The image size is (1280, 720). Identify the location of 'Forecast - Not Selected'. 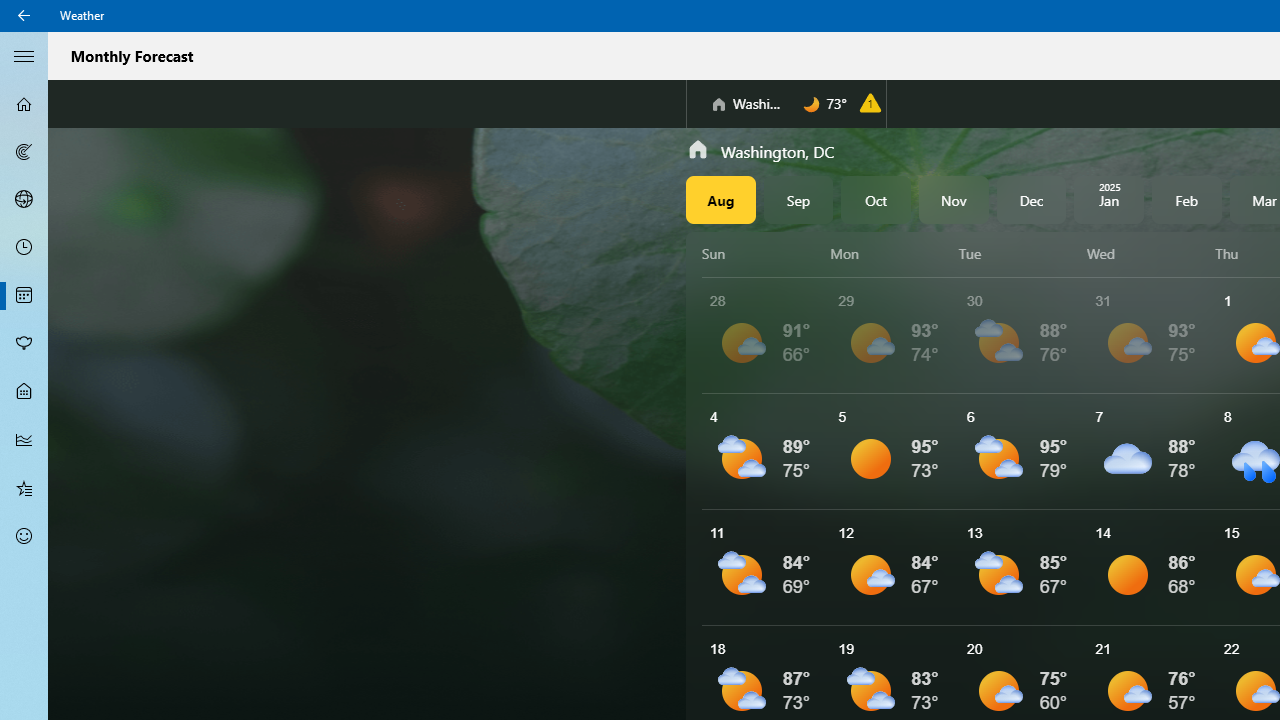
(24, 104).